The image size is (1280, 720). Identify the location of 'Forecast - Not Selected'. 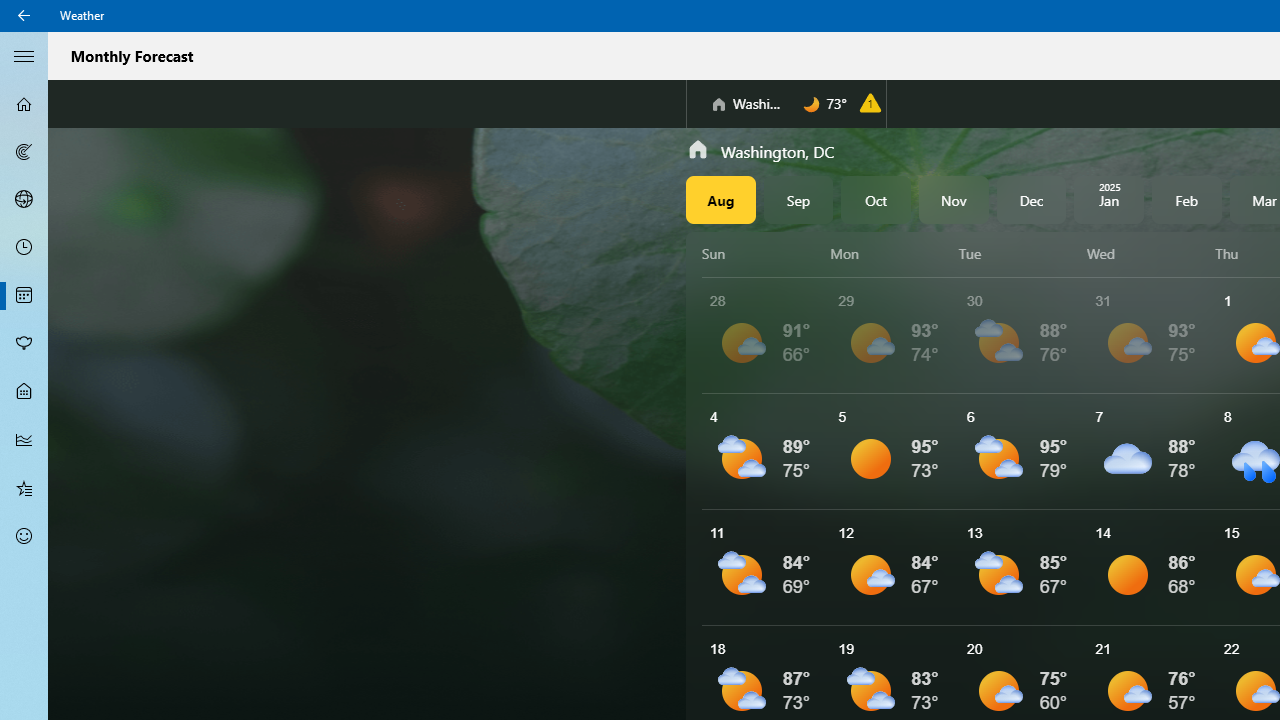
(24, 104).